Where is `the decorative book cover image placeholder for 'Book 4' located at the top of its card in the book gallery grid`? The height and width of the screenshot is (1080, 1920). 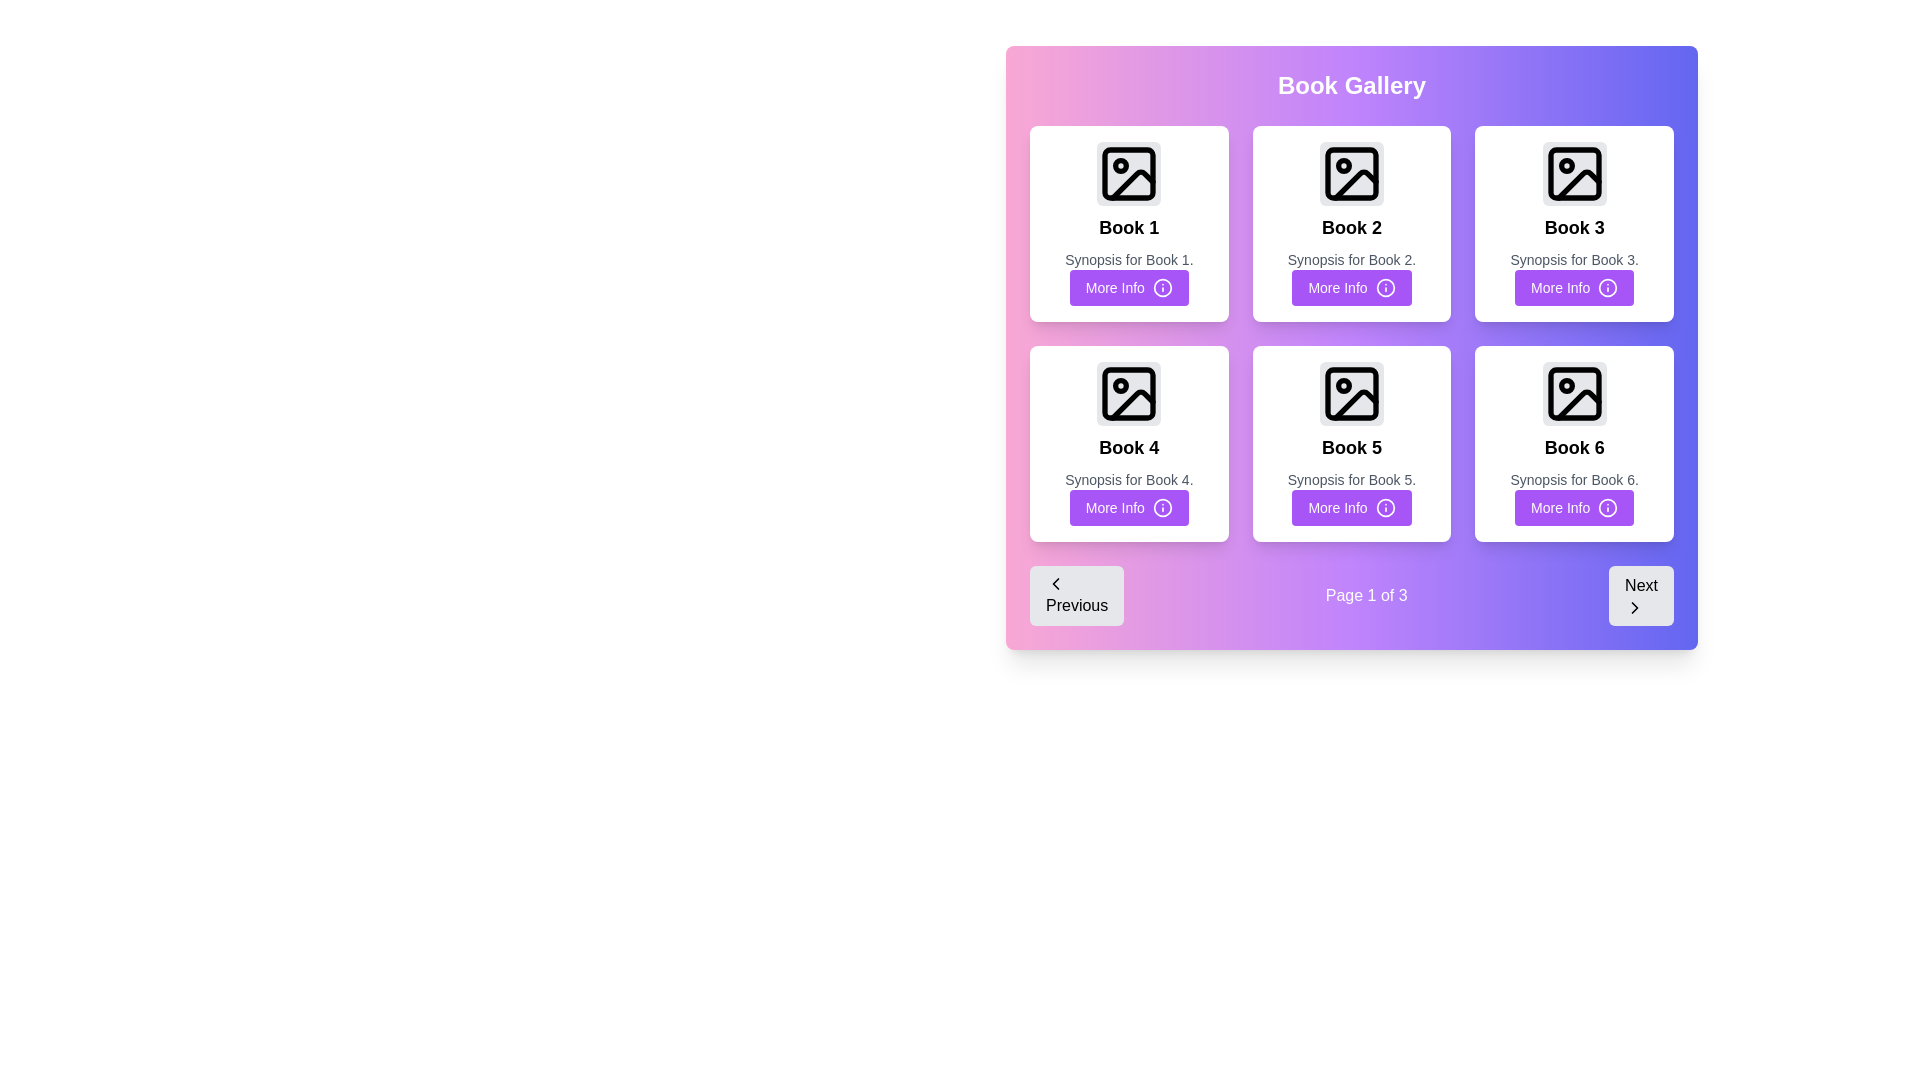 the decorative book cover image placeholder for 'Book 4' located at the top of its card in the book gallery grid is located at coordinates (1129, 393).